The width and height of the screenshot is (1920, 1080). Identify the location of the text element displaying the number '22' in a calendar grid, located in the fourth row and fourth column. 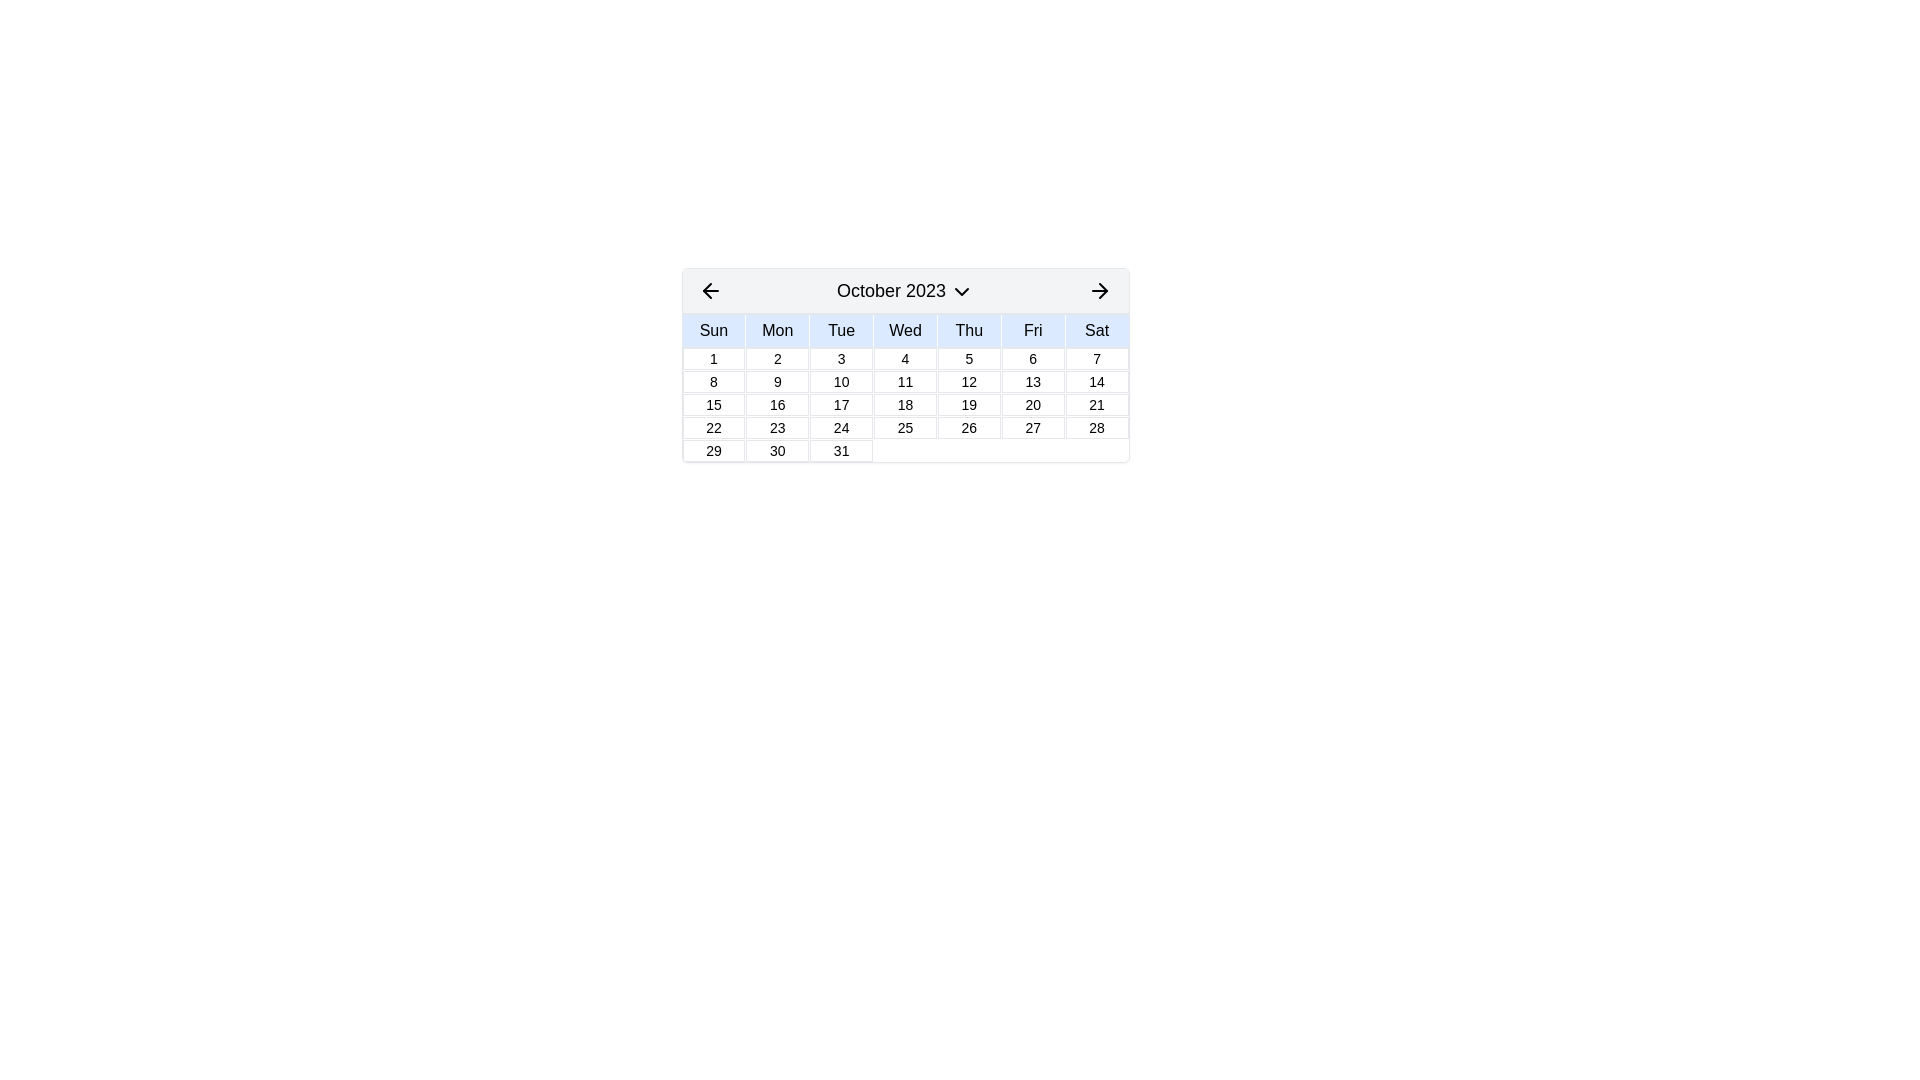
(713, 427).